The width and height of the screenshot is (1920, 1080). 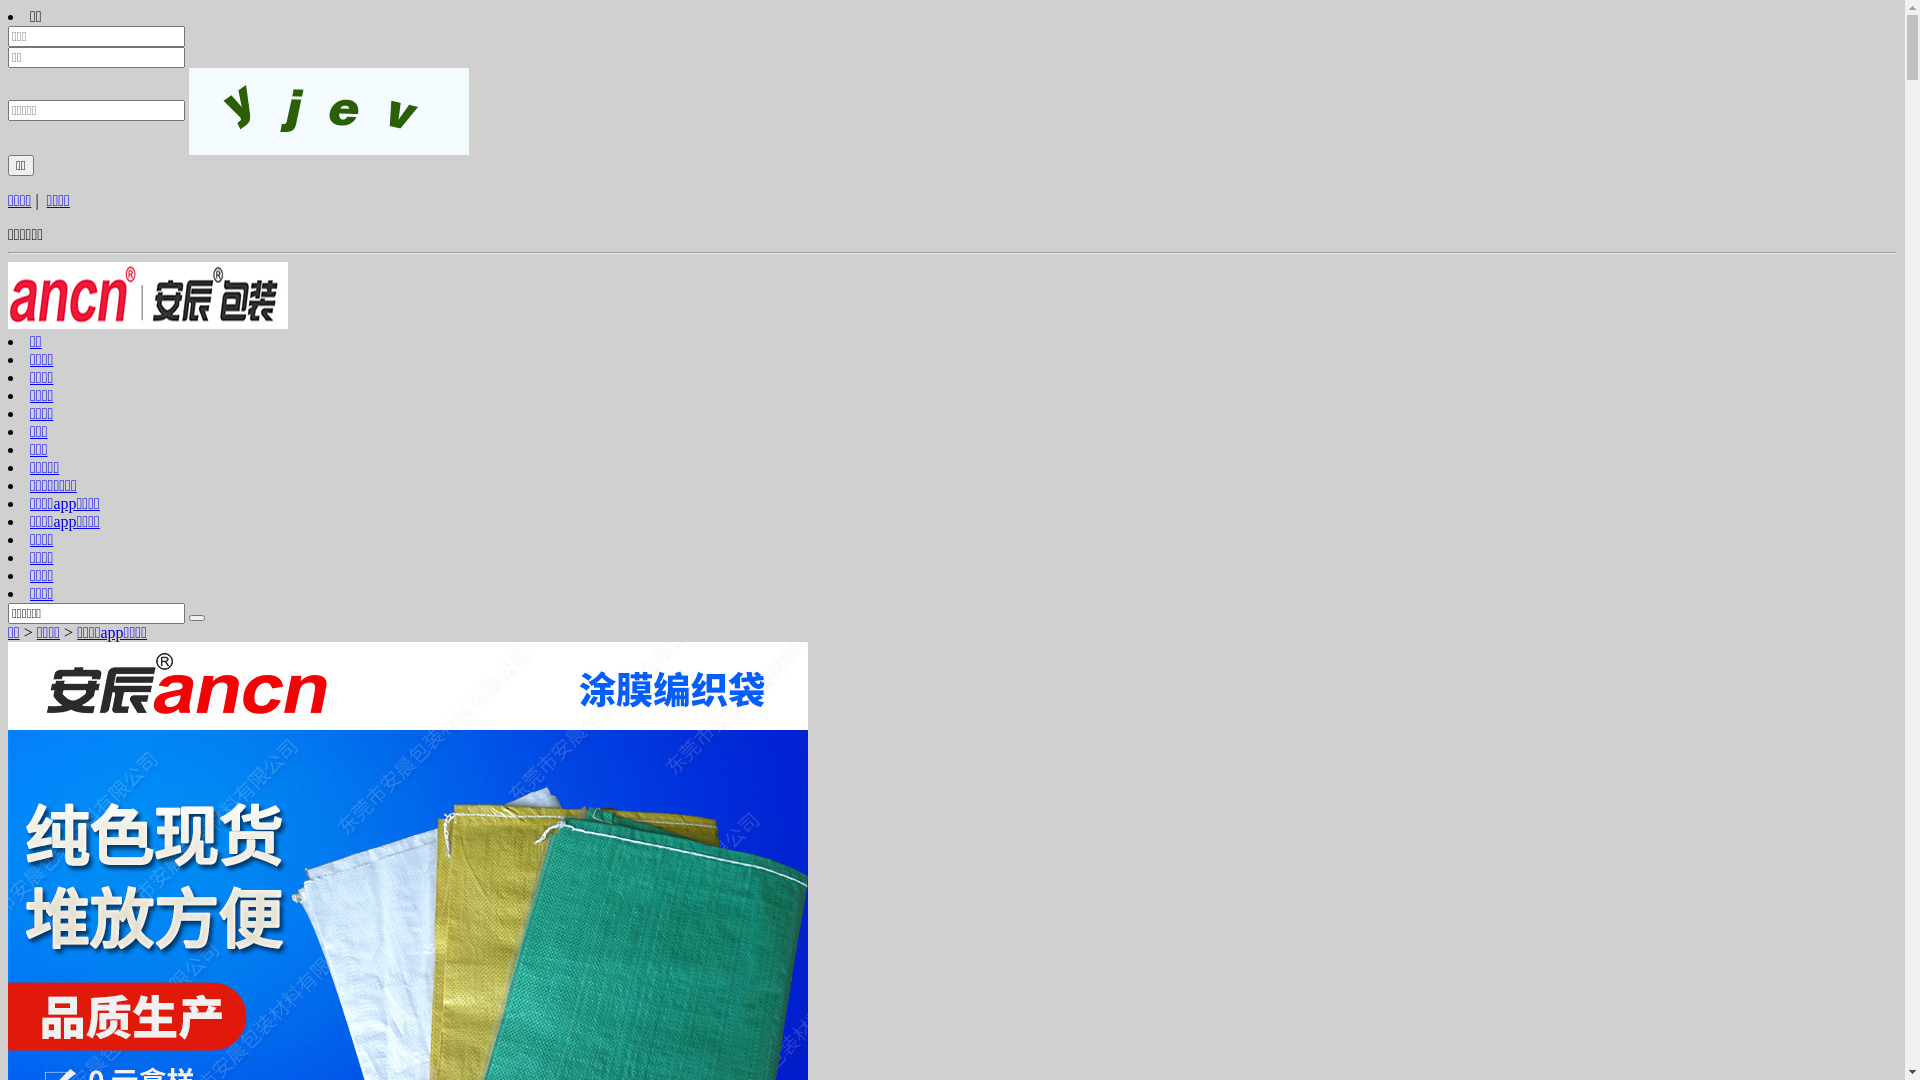 I want to click on 'Search', so click(x=188, y=616).